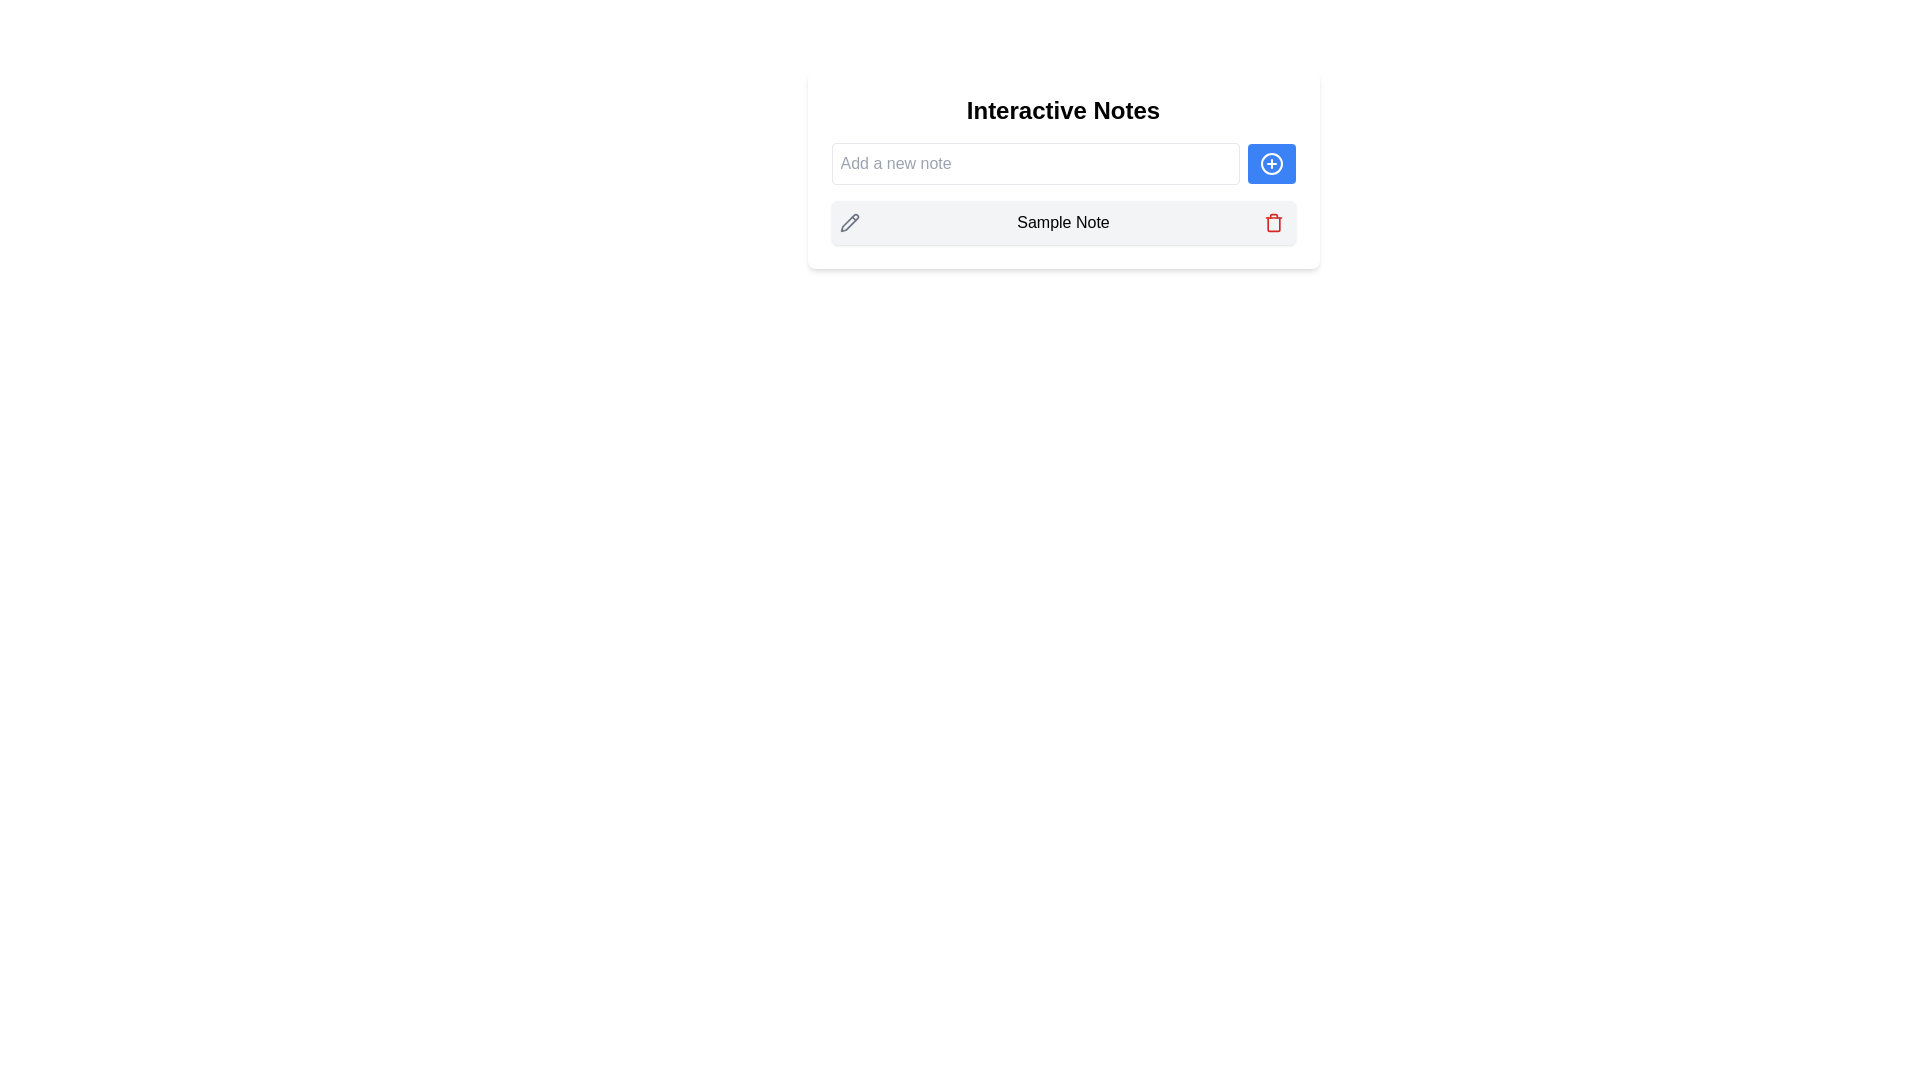 The height and width of the screenshot is (1080, 1920). I want to click on the Label displaying 'Sample Note', which is centrally positioned with bold black text on a light gray background, so click(1062, 223).